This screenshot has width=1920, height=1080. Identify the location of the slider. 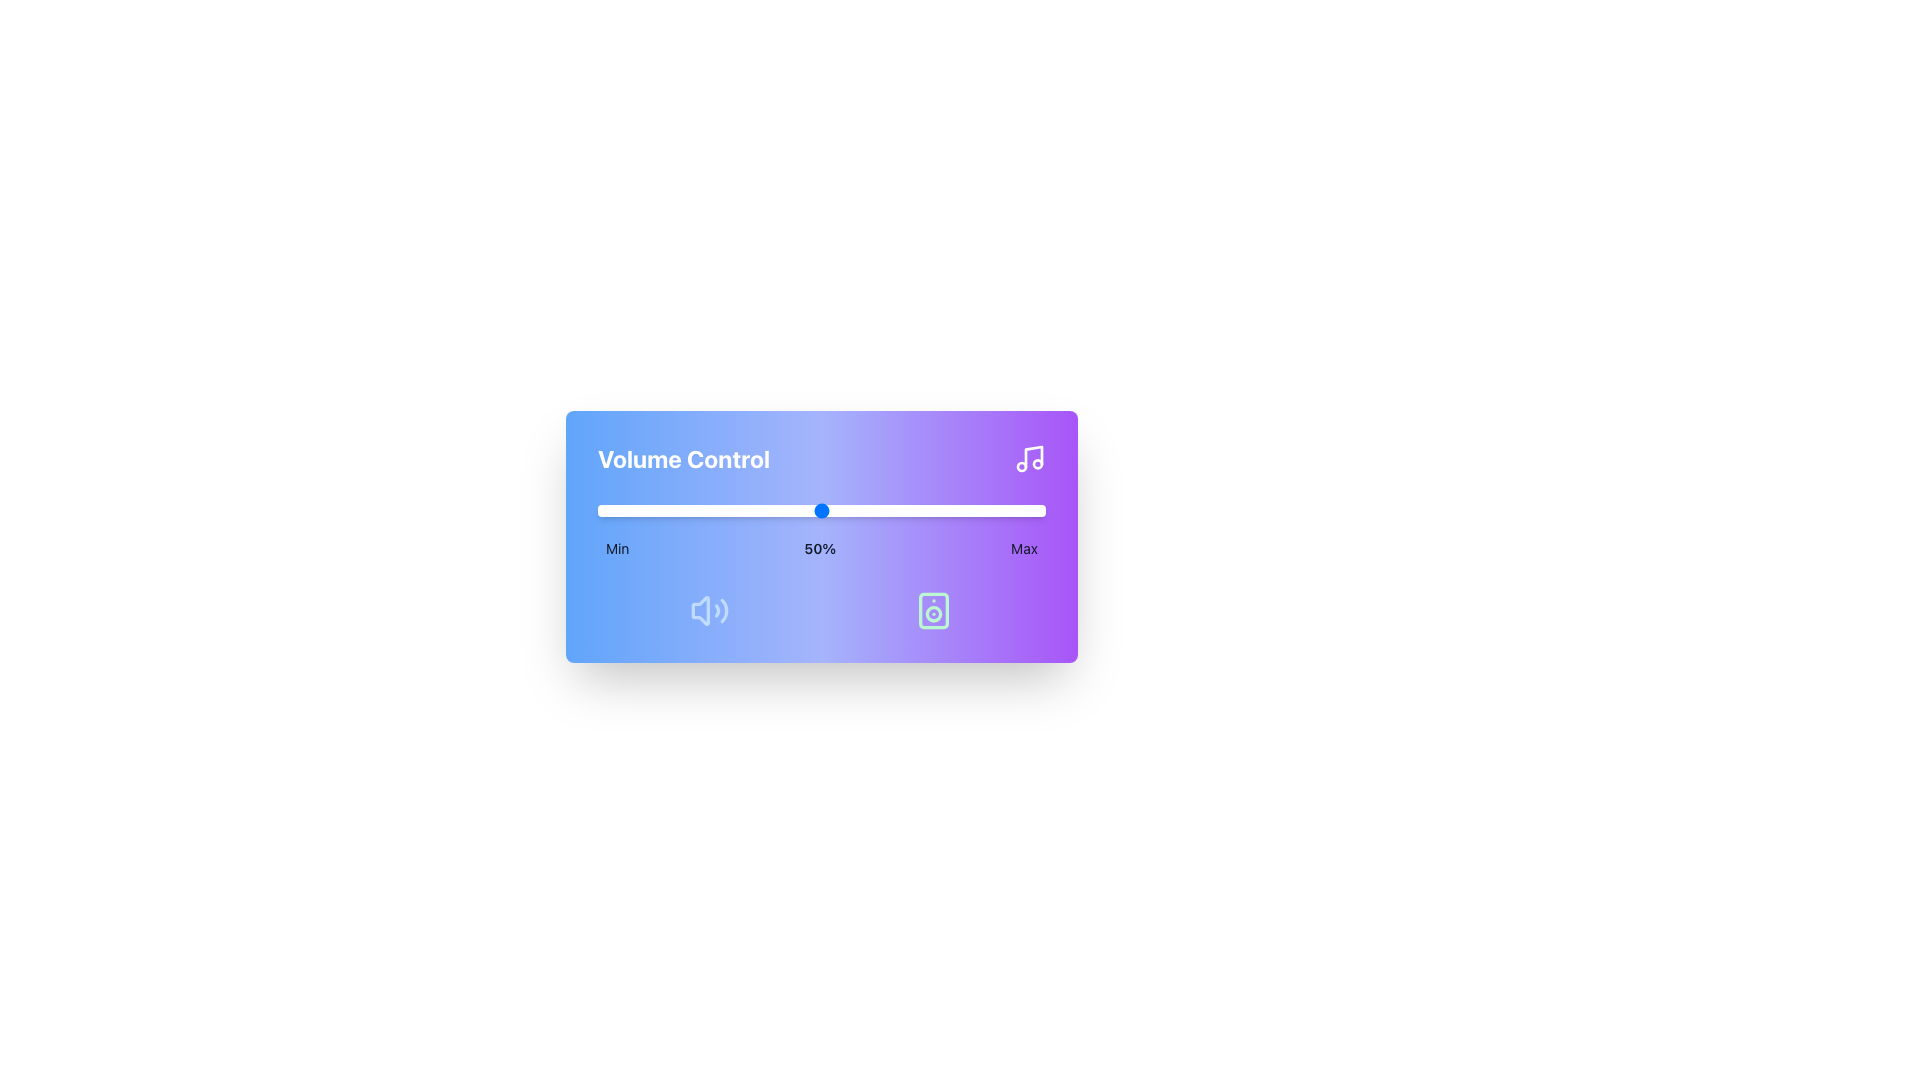
(1036, 509).